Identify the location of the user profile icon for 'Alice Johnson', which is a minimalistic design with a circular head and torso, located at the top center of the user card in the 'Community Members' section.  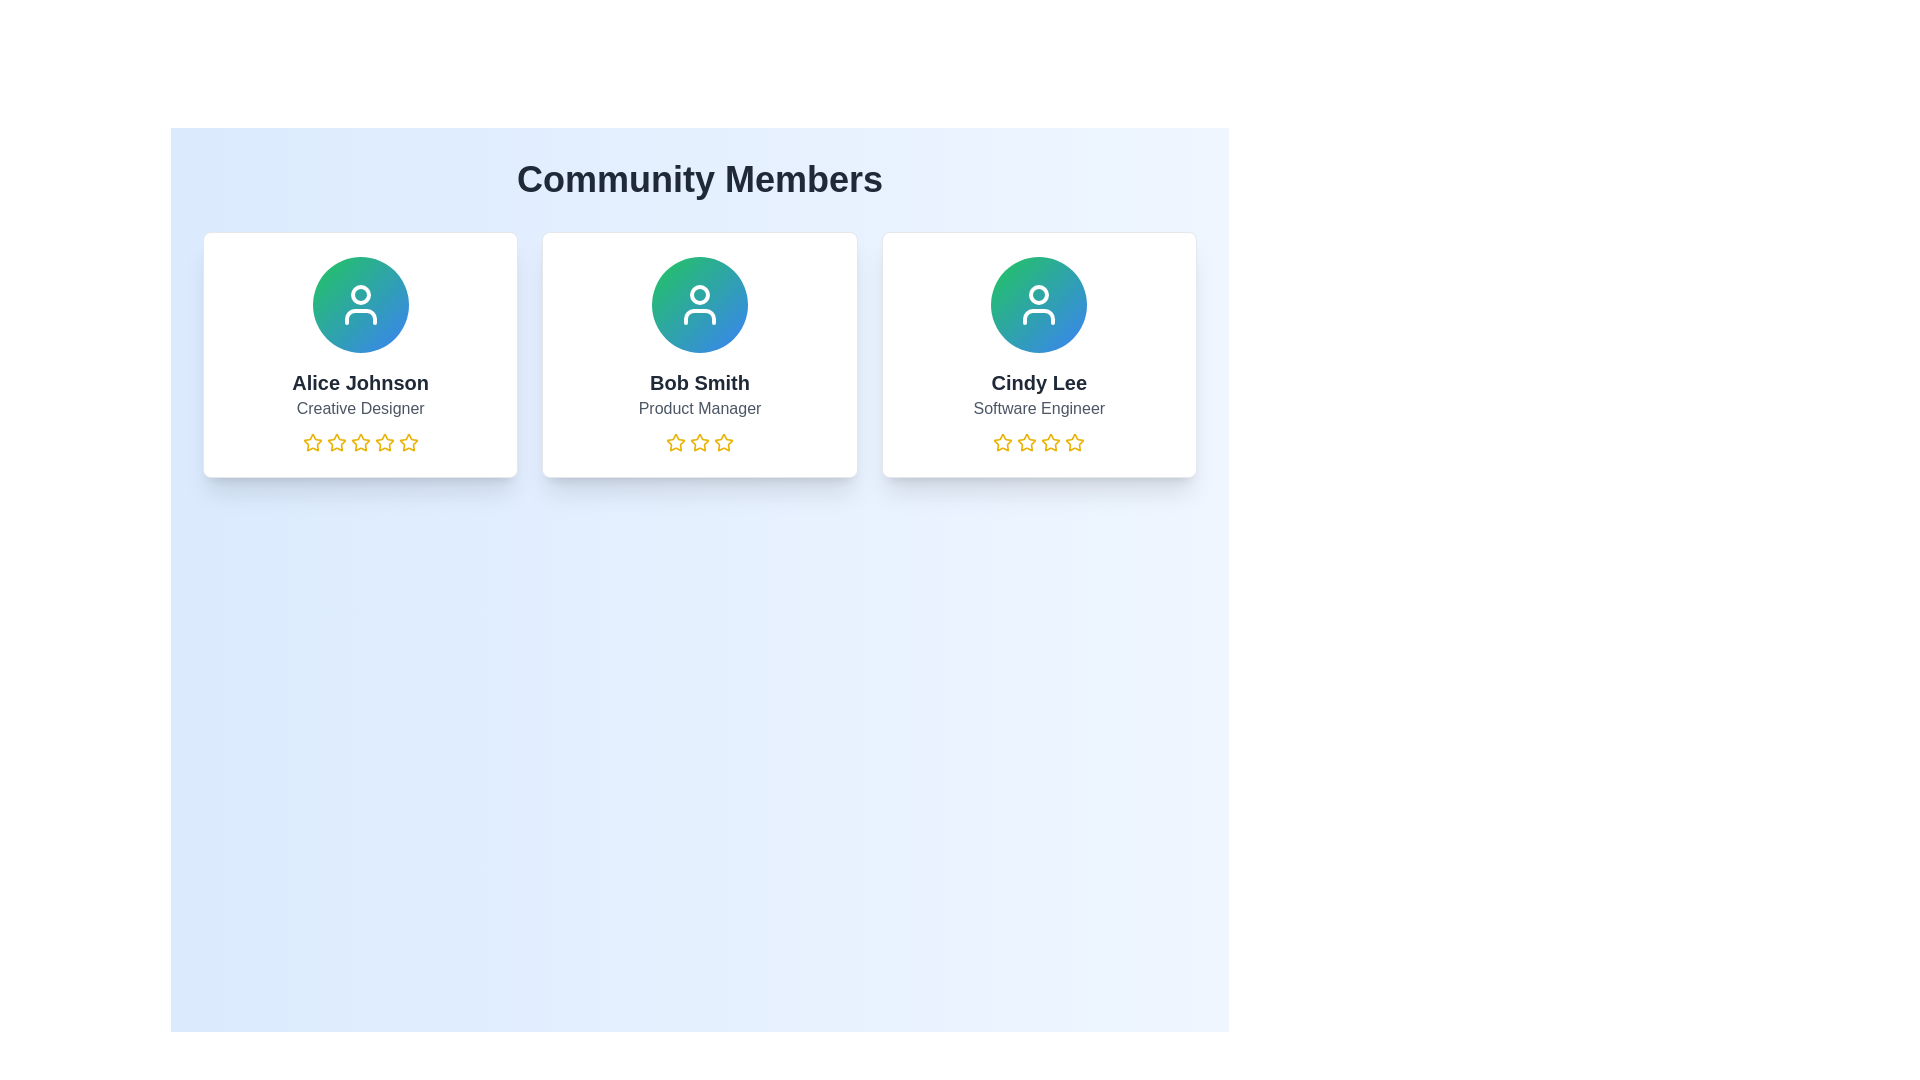
(360, 304).